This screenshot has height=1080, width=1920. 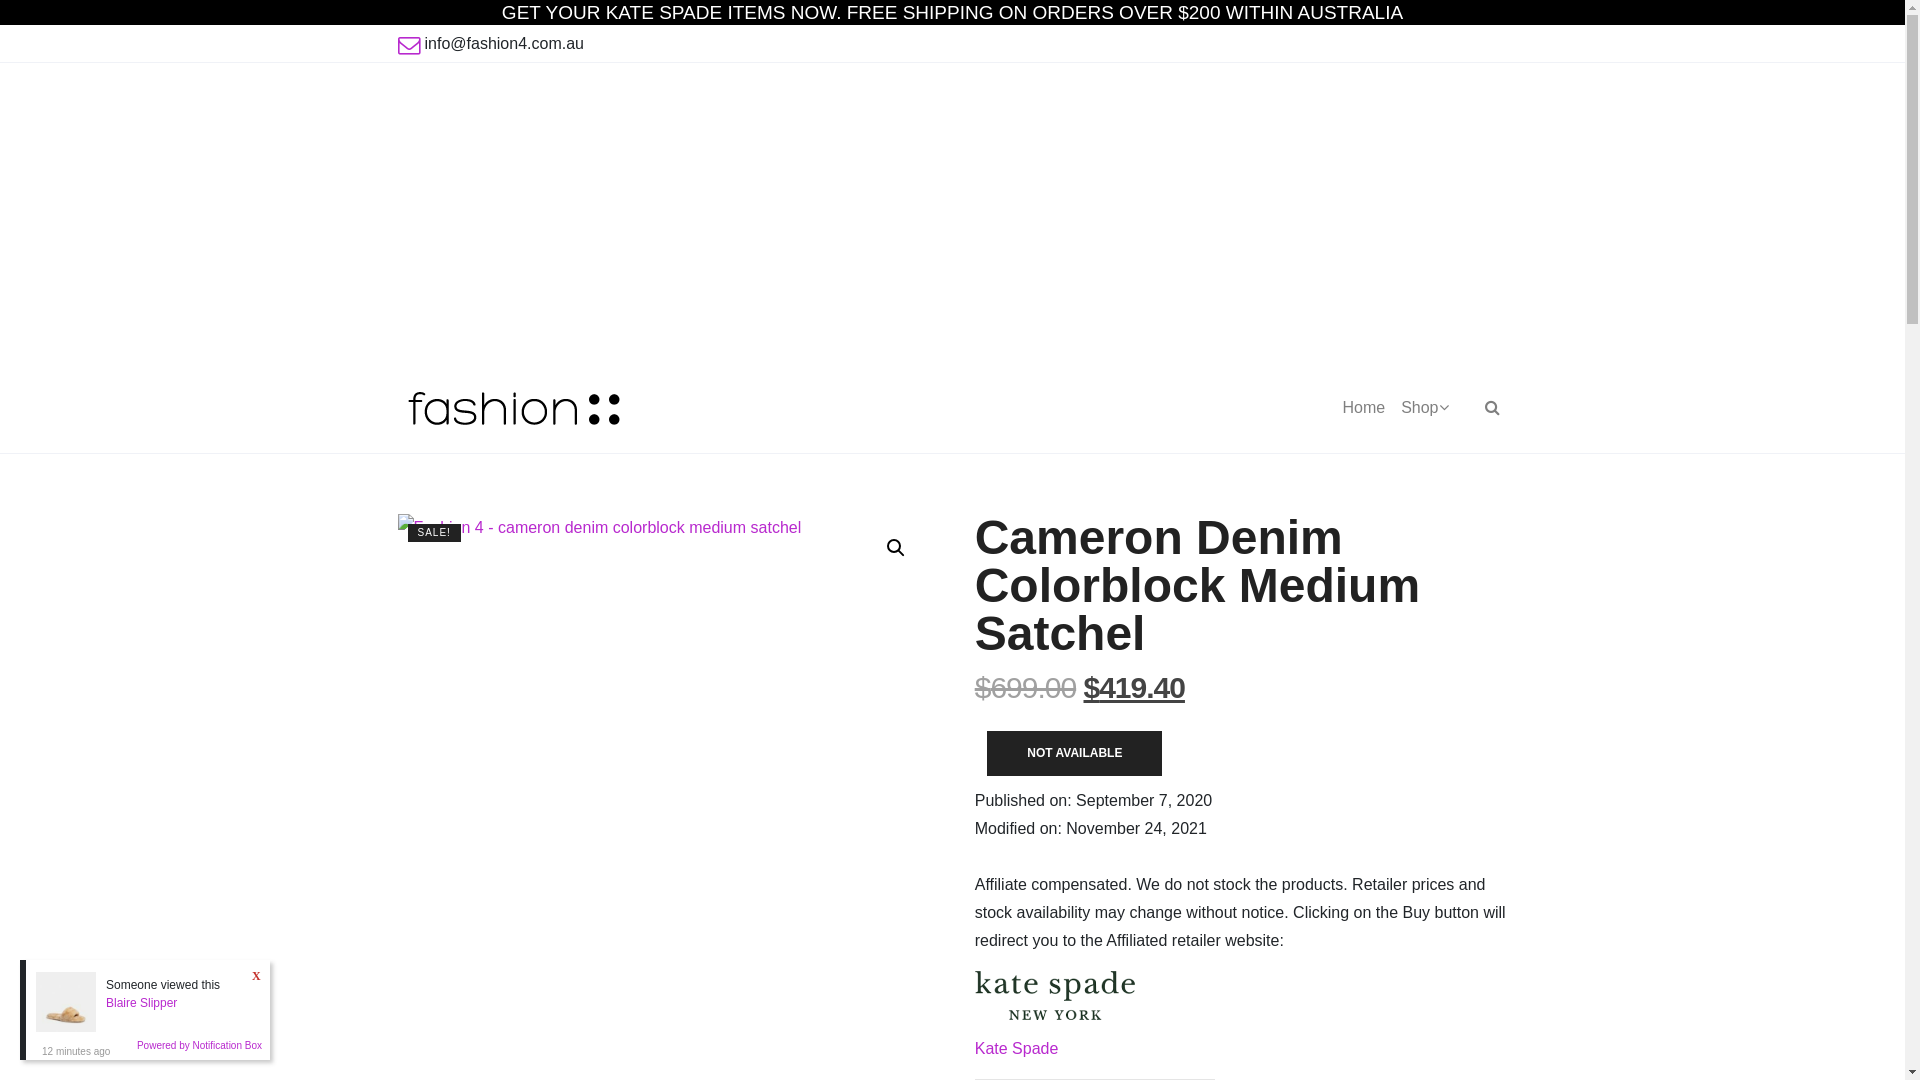 I want to click on 'NOT AVAILABLE', so click(x=1073, y=753).